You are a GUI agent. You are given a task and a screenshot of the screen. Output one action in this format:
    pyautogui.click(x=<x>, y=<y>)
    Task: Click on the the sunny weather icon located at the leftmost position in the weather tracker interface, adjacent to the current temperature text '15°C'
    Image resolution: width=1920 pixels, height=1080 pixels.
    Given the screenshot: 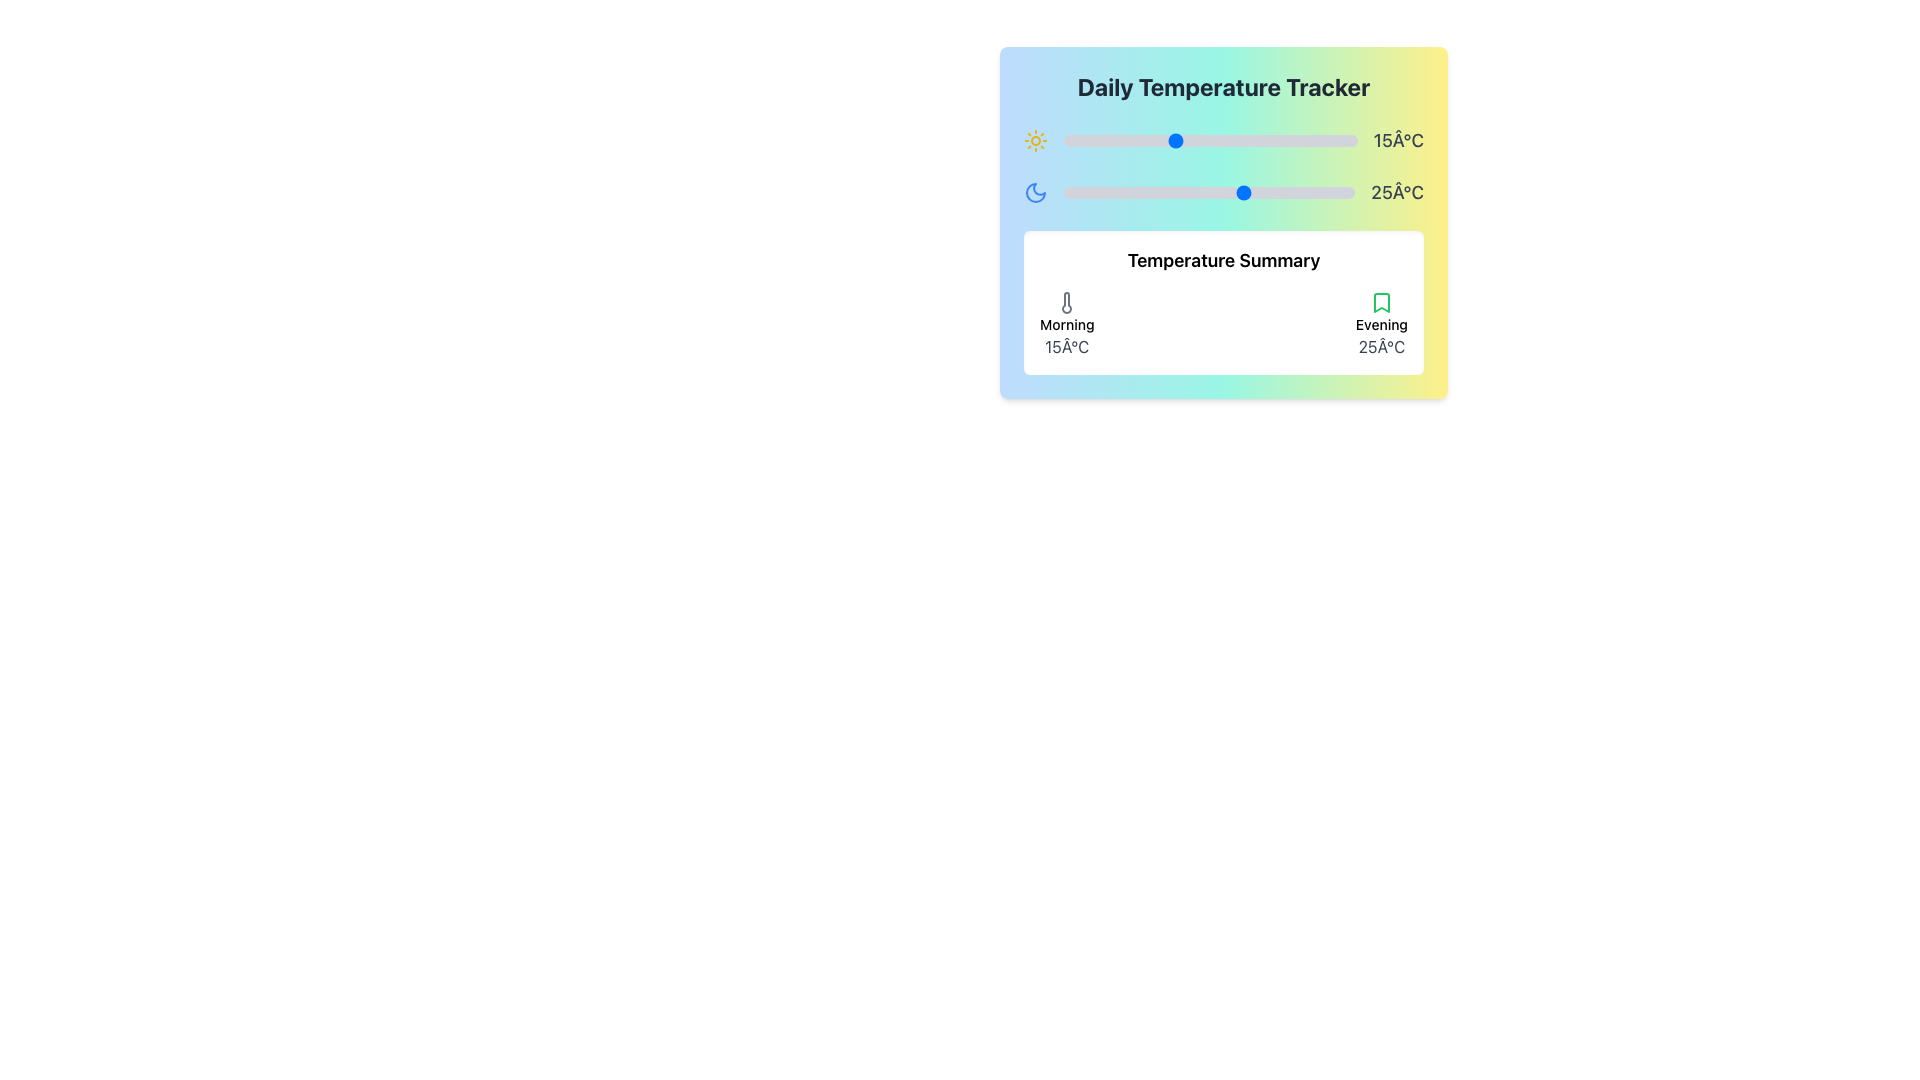 What is the action you would take?
    pyautogui.click(x=1036, y=140)
    